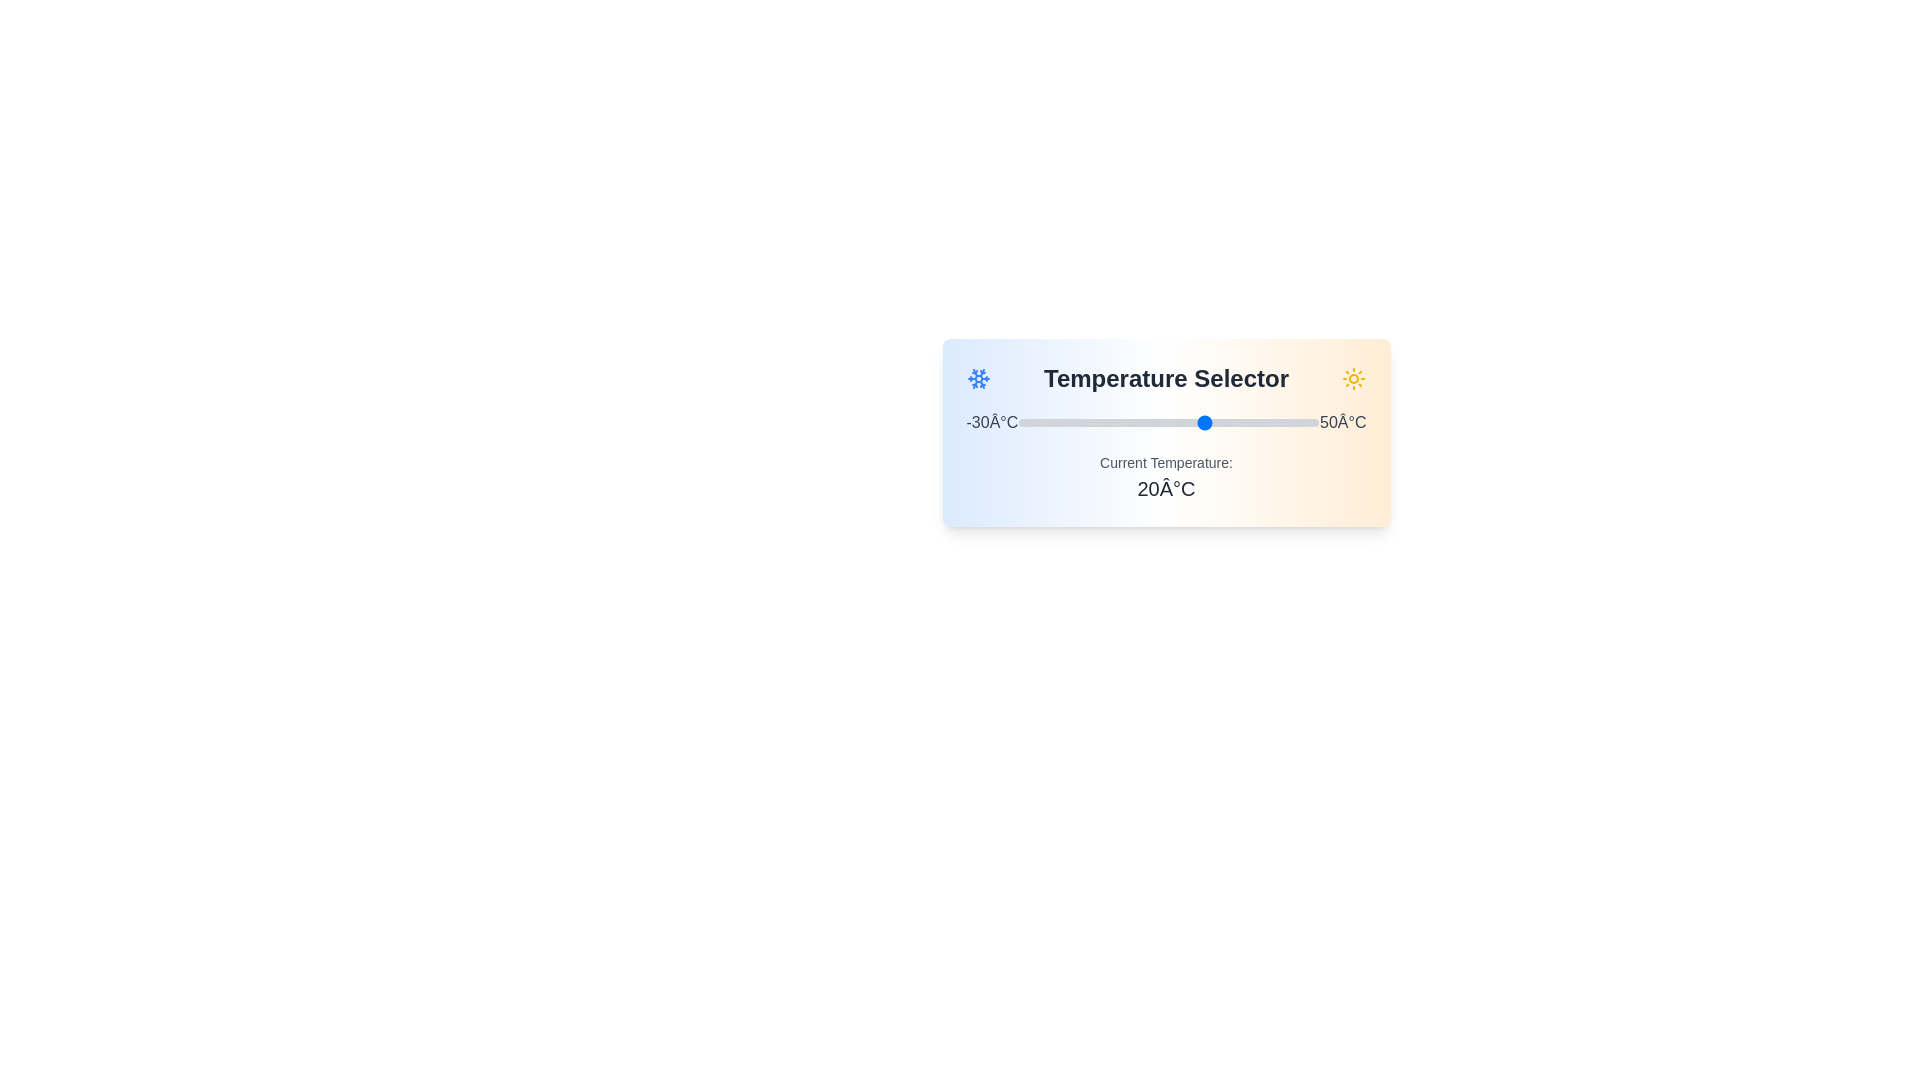 This screenshot has height=1080, width=1920. What do you see at coordinates (1199, 422) in the screenshot?
I see `the temperature` at bounding box center [1199, 422].